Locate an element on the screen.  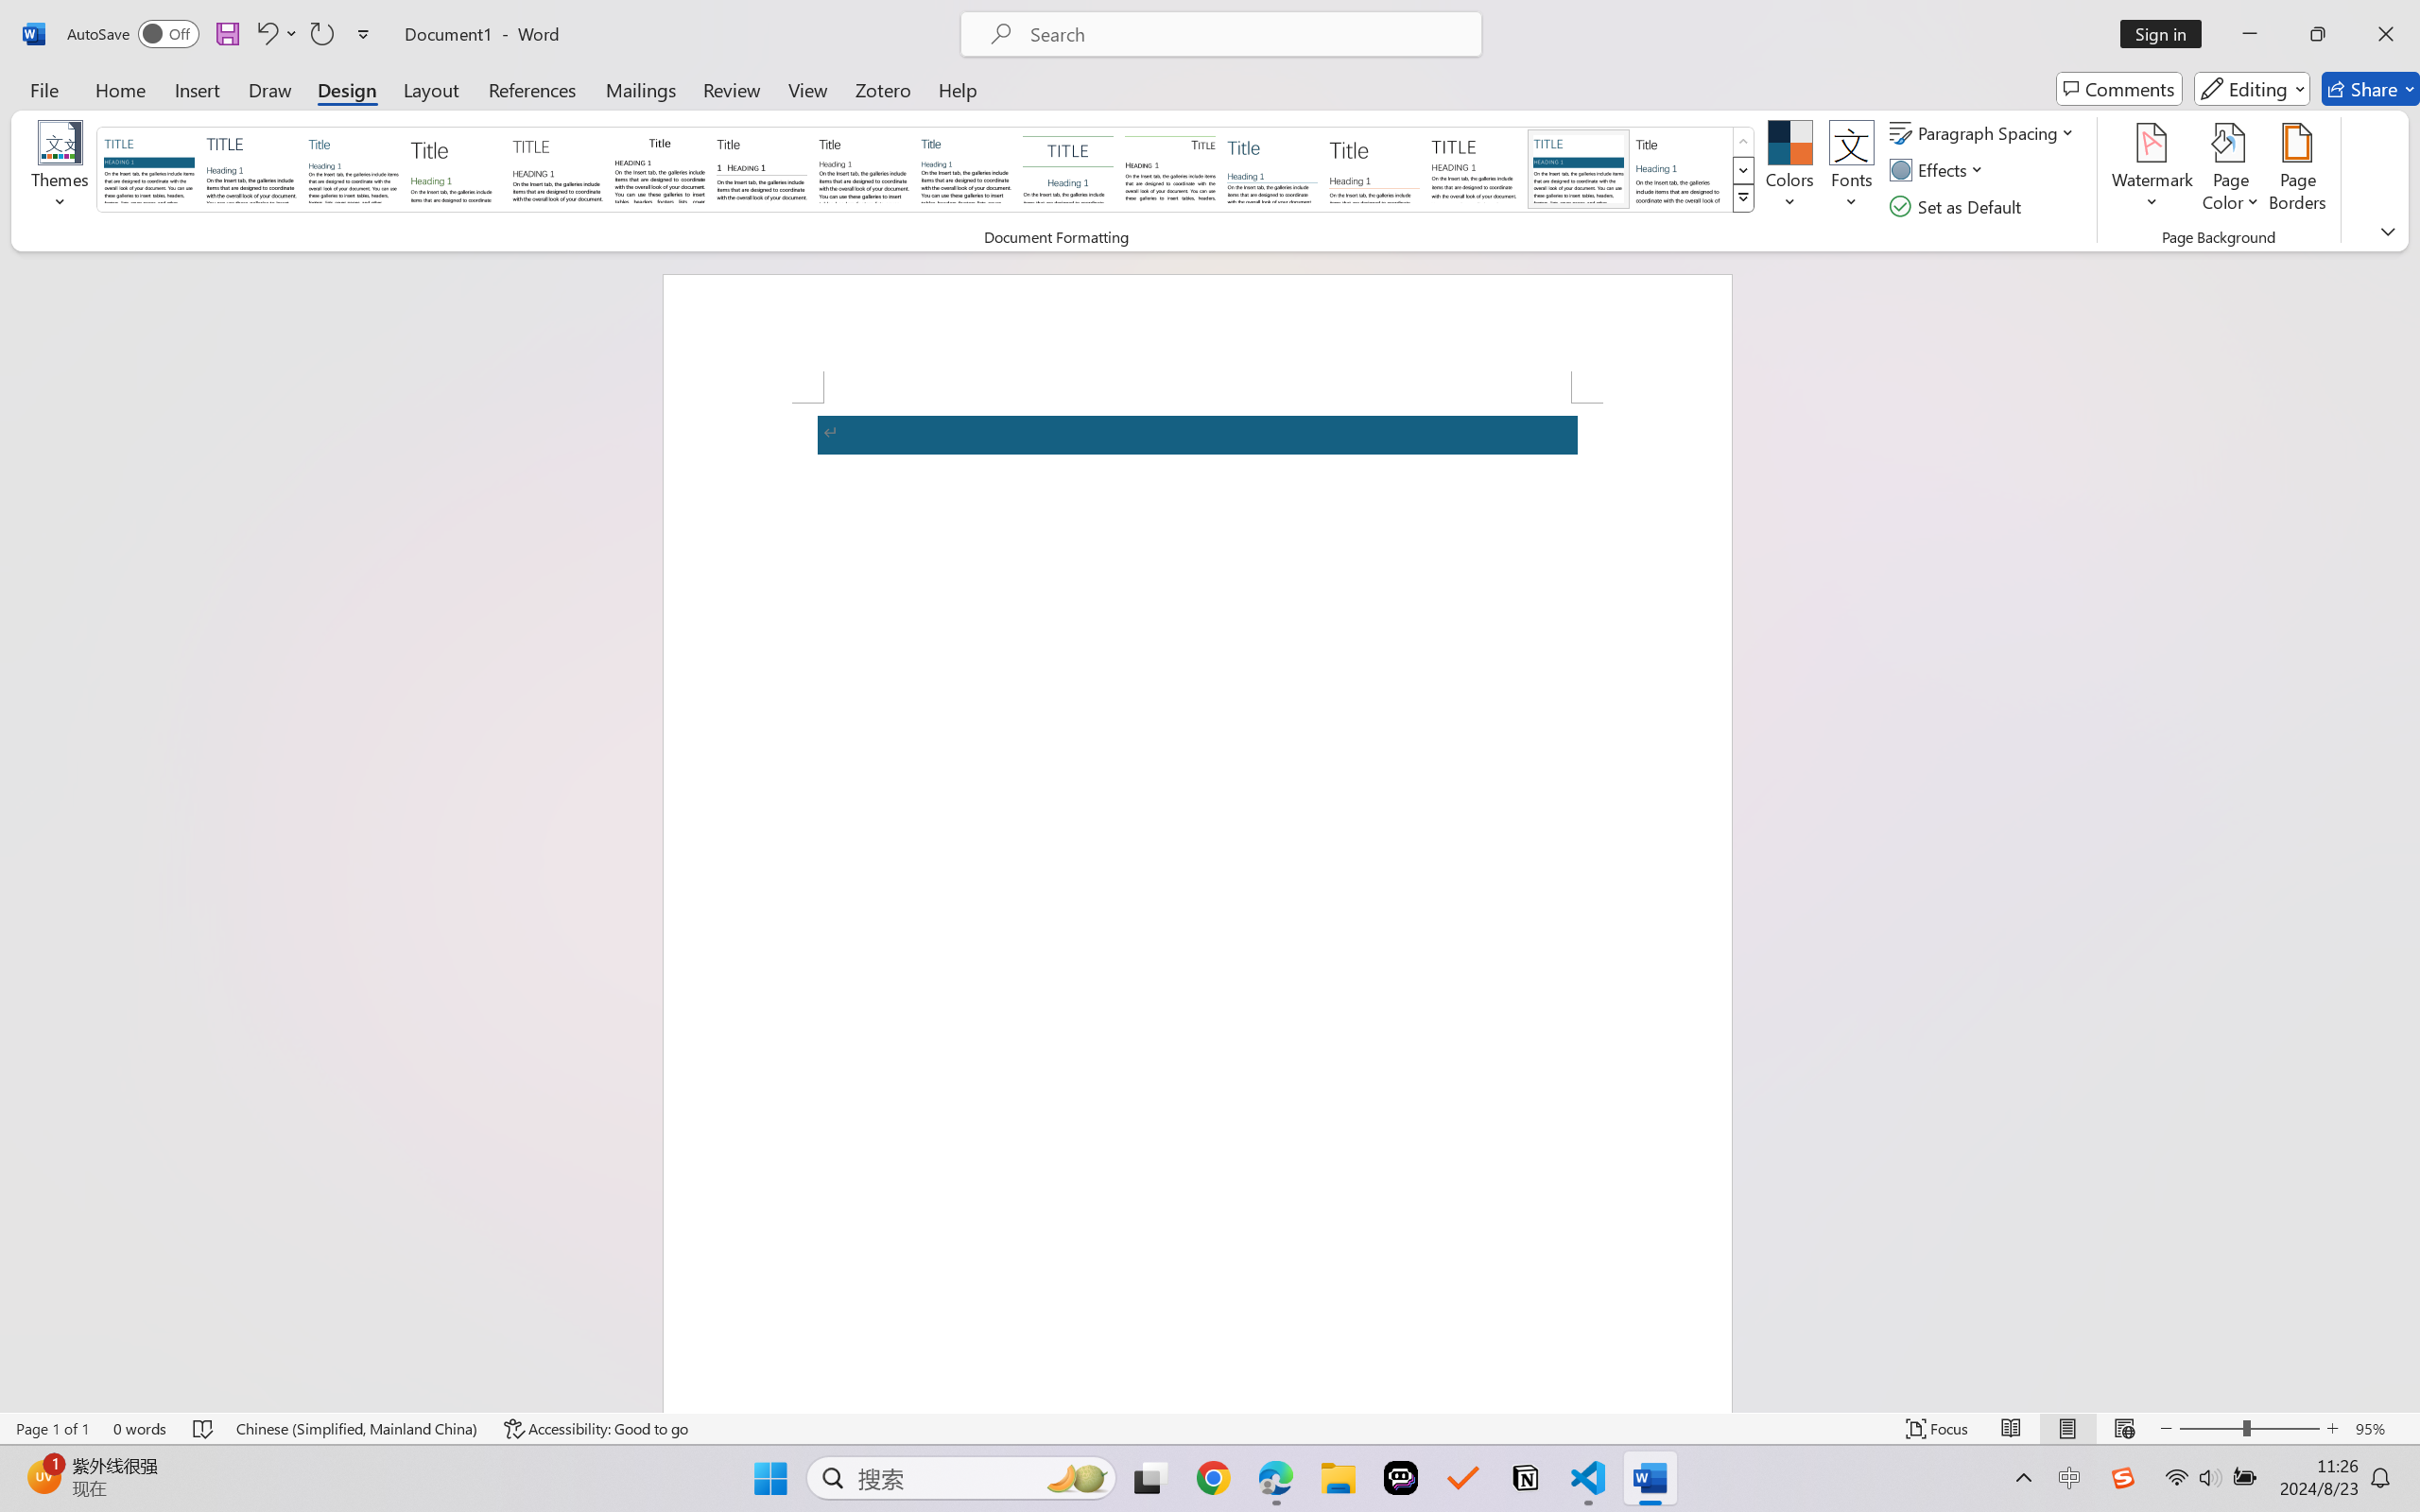
'Paragraph Spacing' is located at coordinates (1984, 131).